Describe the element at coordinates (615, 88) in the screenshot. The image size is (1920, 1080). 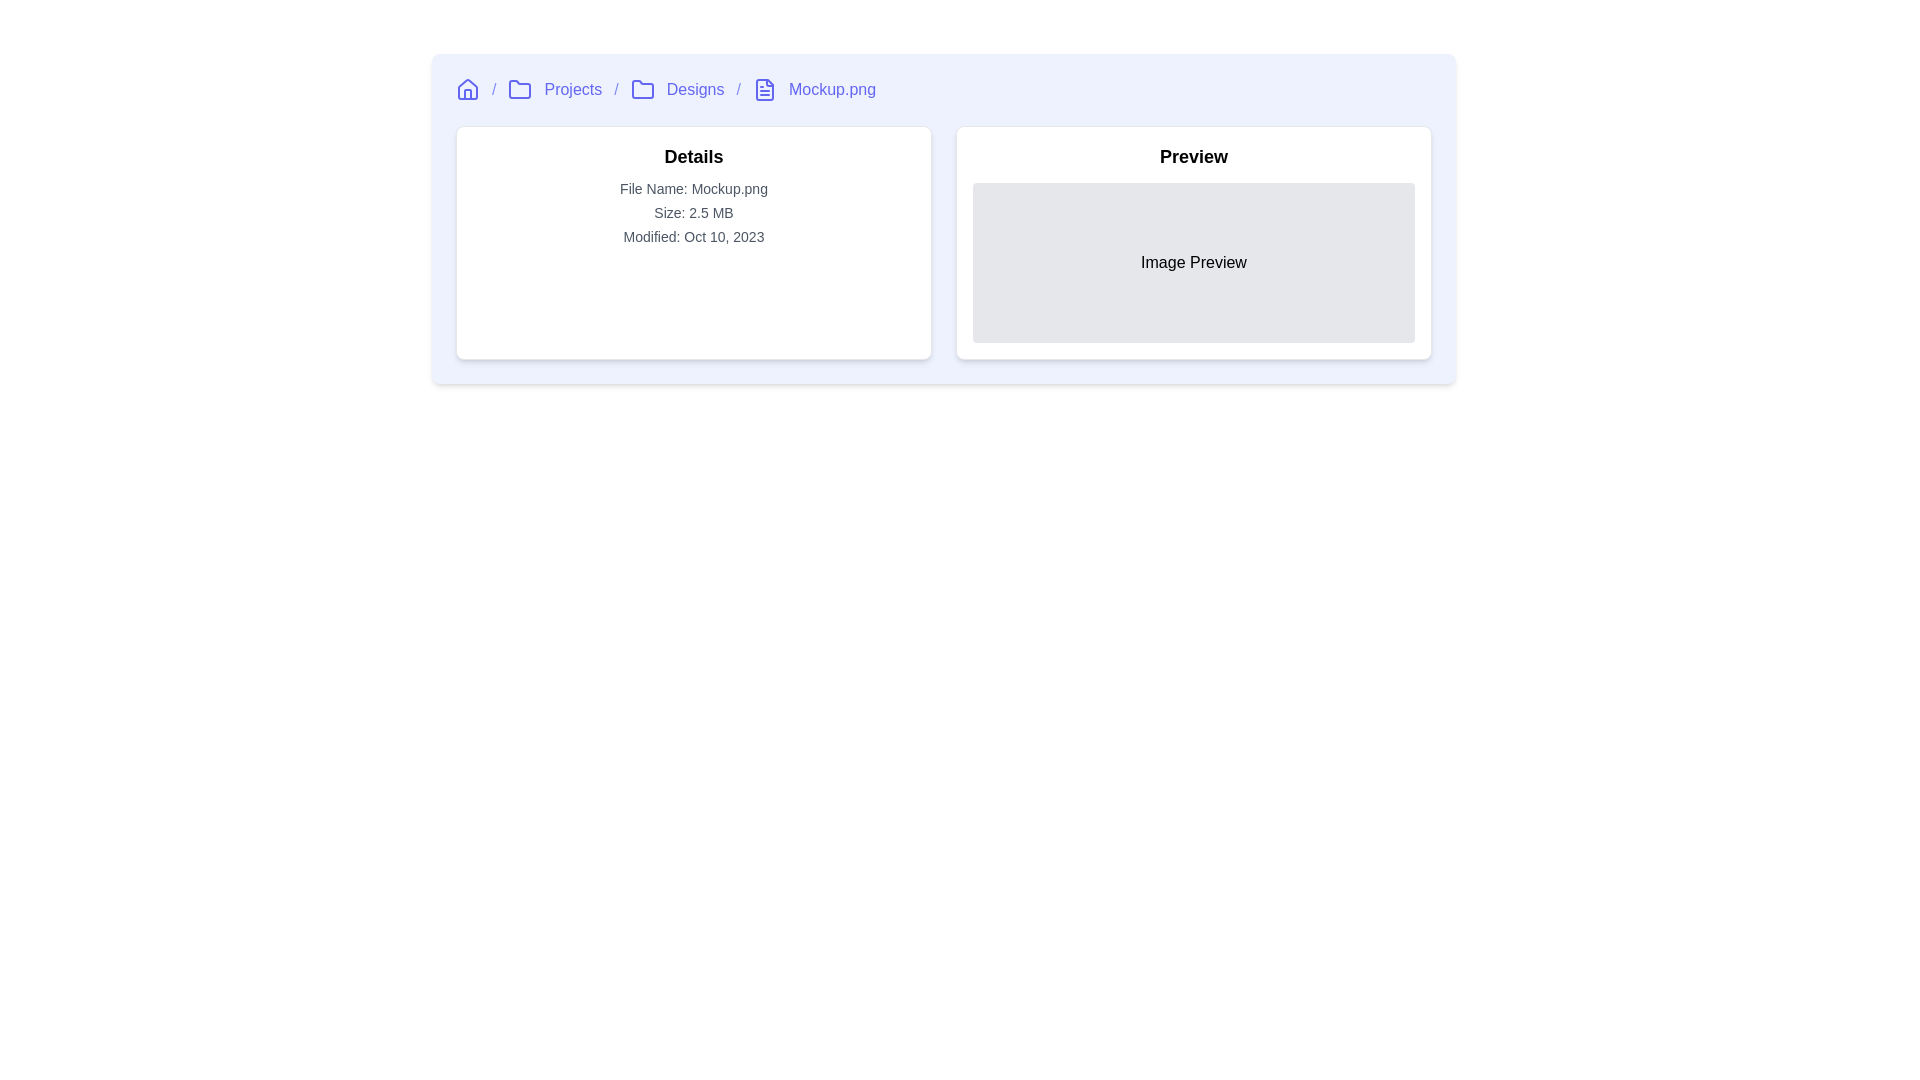
I see `the forward slash '/' separator in indigo color located between 'Projects' and 'Designs' in the top navigation bar` at that location.